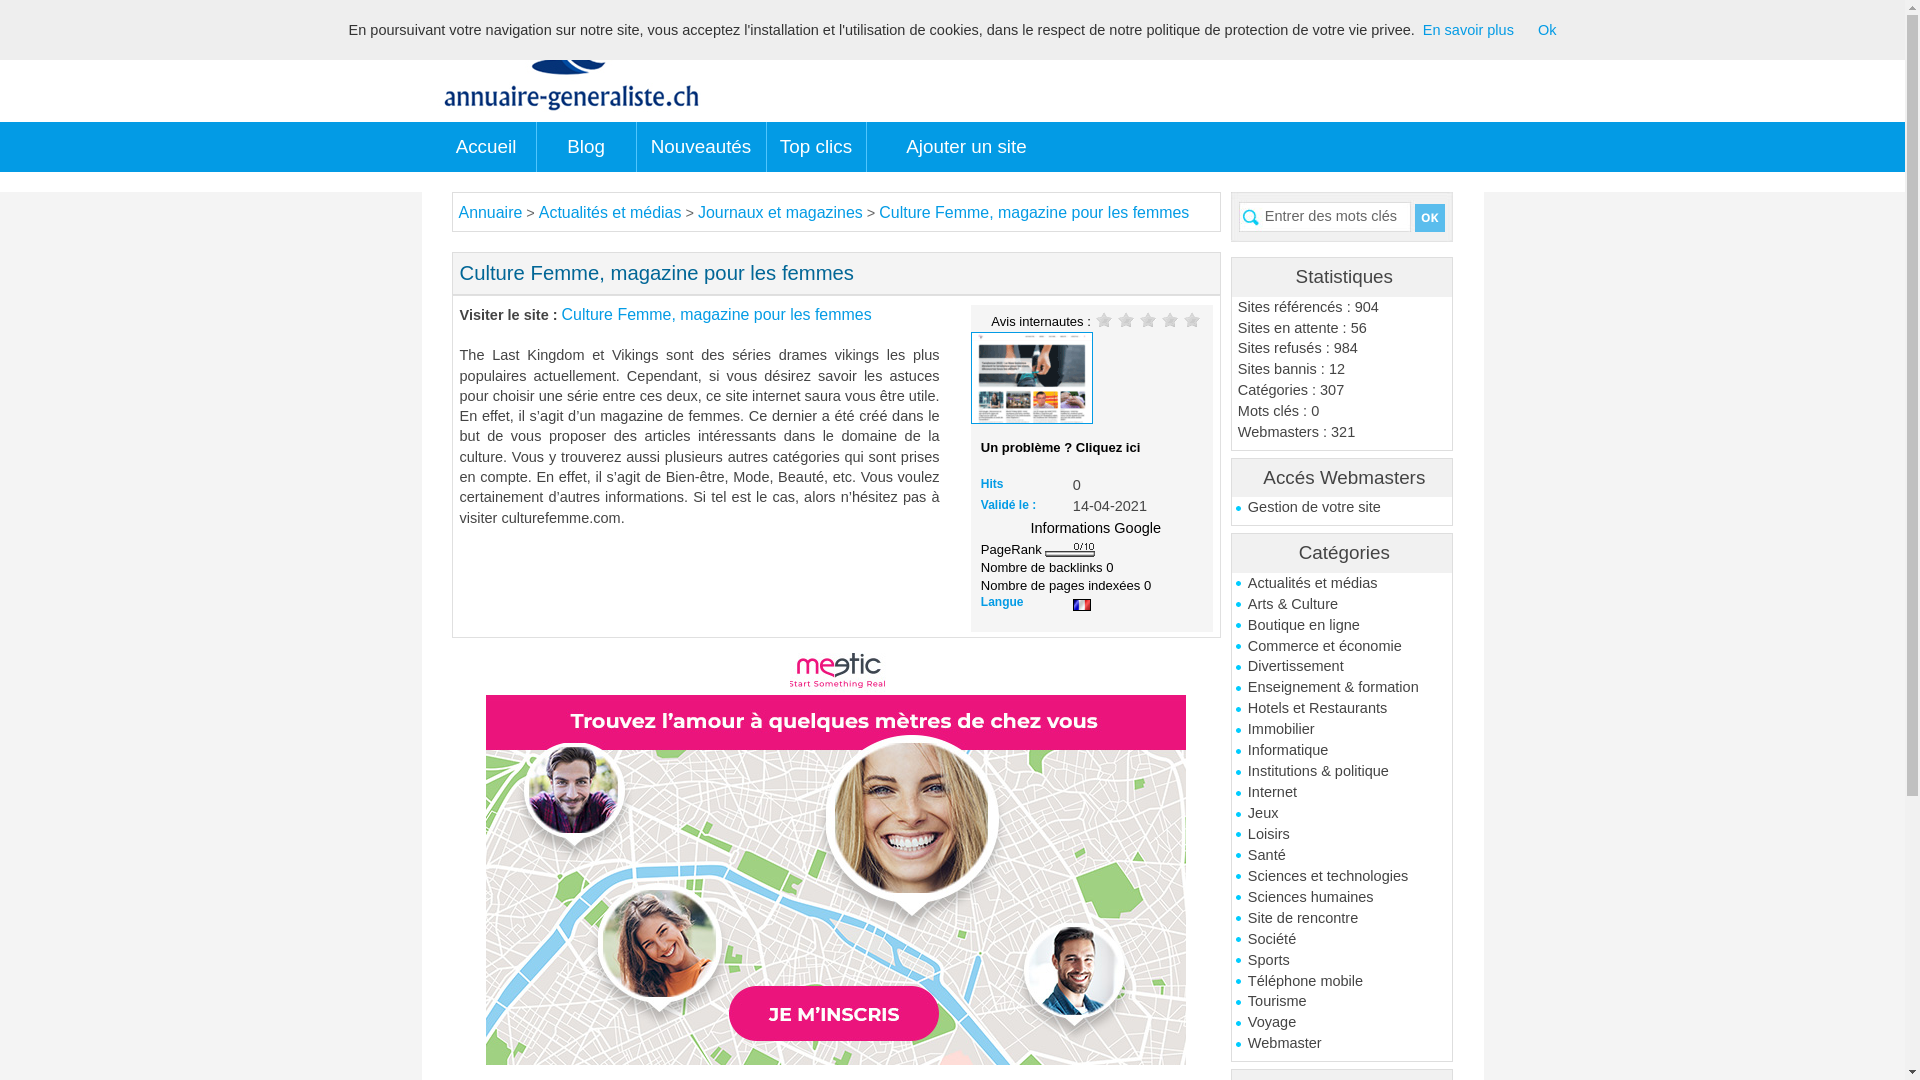  I want to click on 'Annuaire', so click(489, 212).